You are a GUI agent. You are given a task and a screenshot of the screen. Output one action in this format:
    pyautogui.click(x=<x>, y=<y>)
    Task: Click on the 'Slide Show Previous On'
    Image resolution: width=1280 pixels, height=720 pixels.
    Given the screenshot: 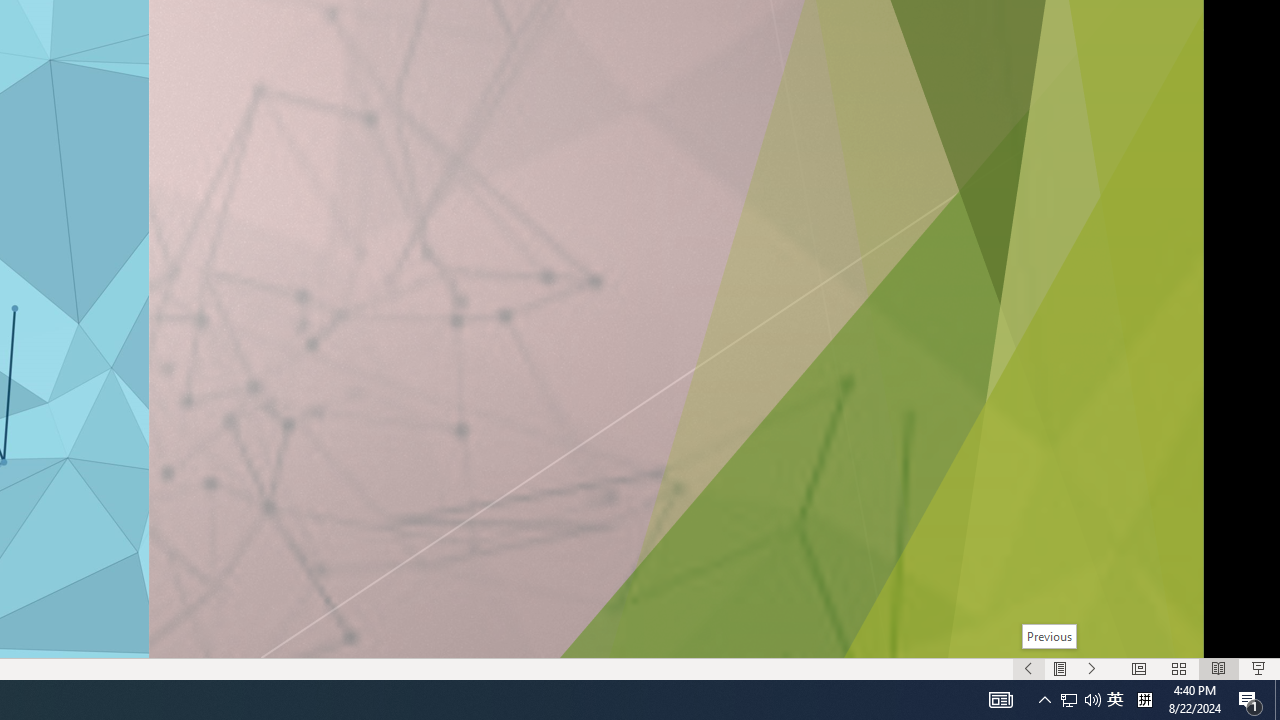 What is the action you would take?
    pyautogui.click(x=1028, y=669)
    